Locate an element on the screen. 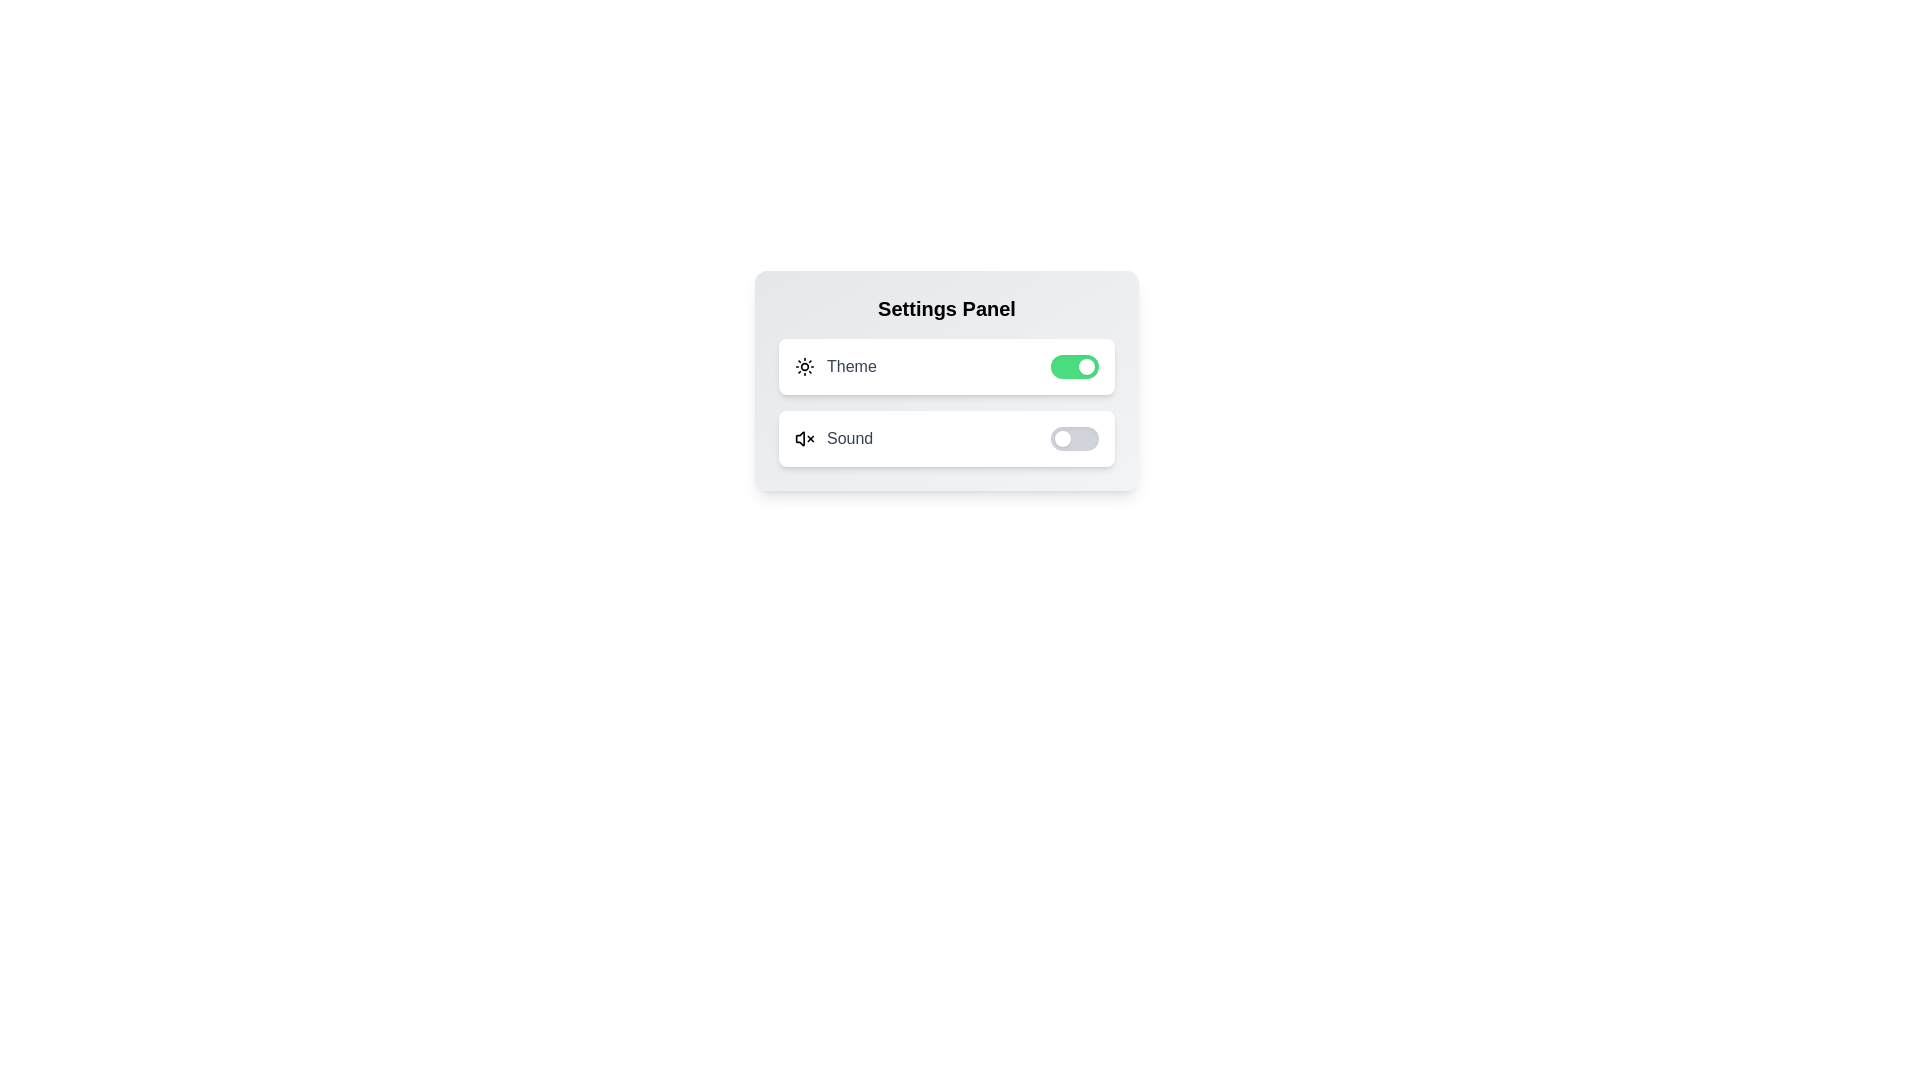  the icon corresponding to Theme to toggle its state is located at coordinates (805, 366).